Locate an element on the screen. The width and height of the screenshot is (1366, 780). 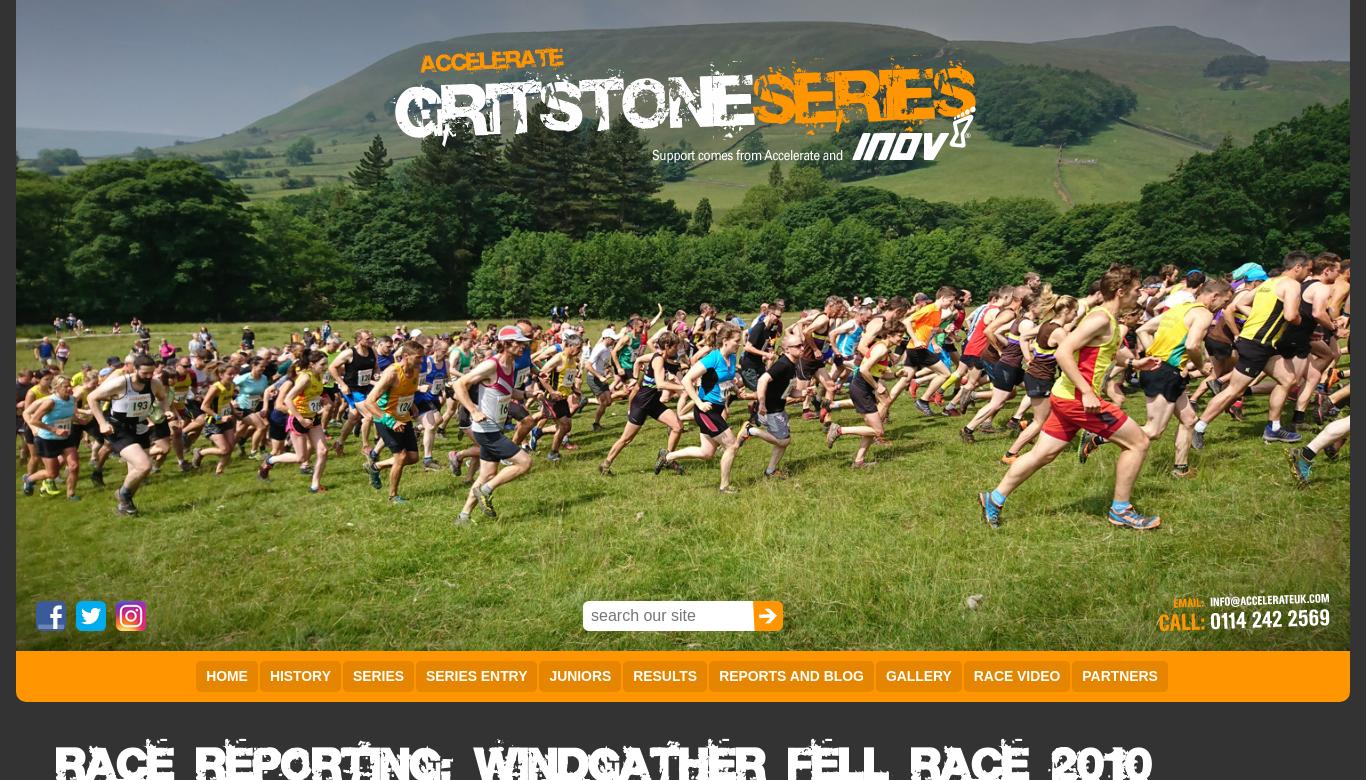
'Gallery' is located at coordinates (917, 675).